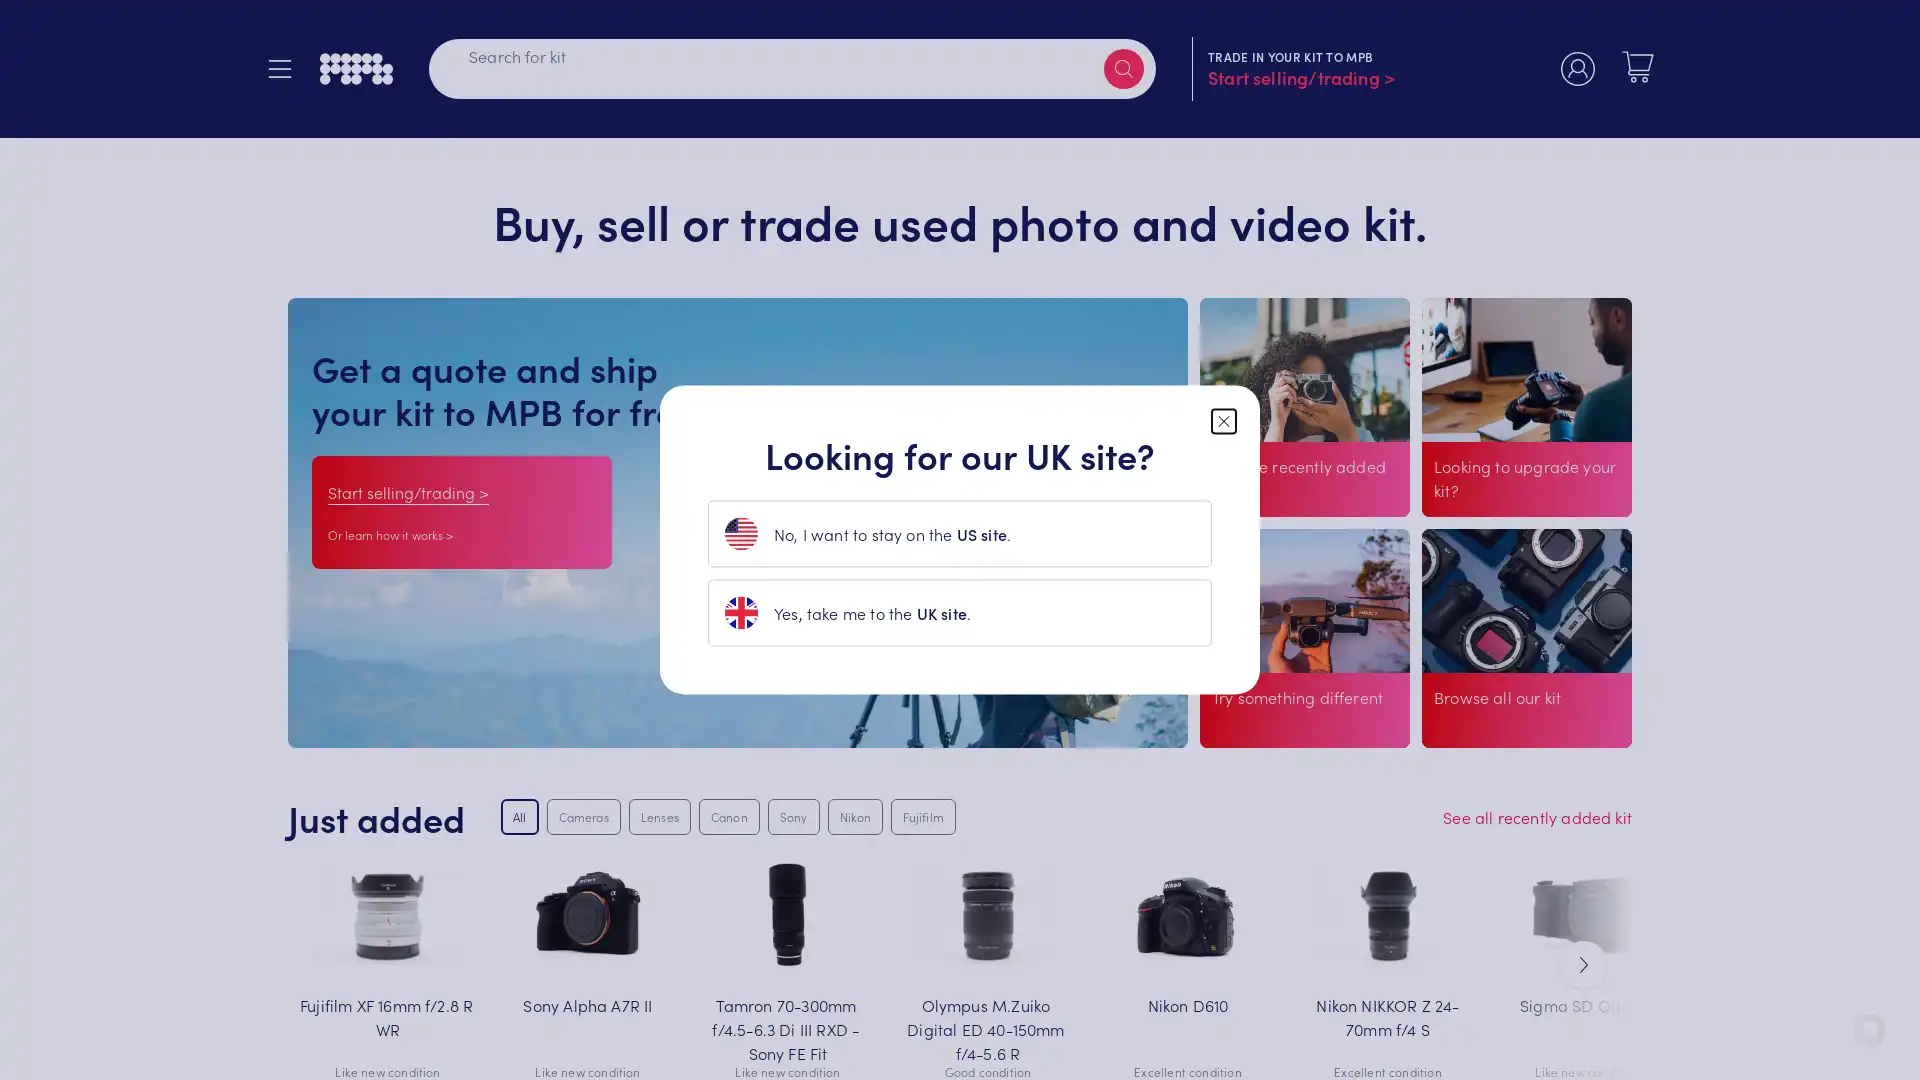 The width and height of the screenshot is (1920, 1080). Describe the element at coordinates (1869, 1029) in the screenshot. I see `Open Intercom Messenger` at that location.